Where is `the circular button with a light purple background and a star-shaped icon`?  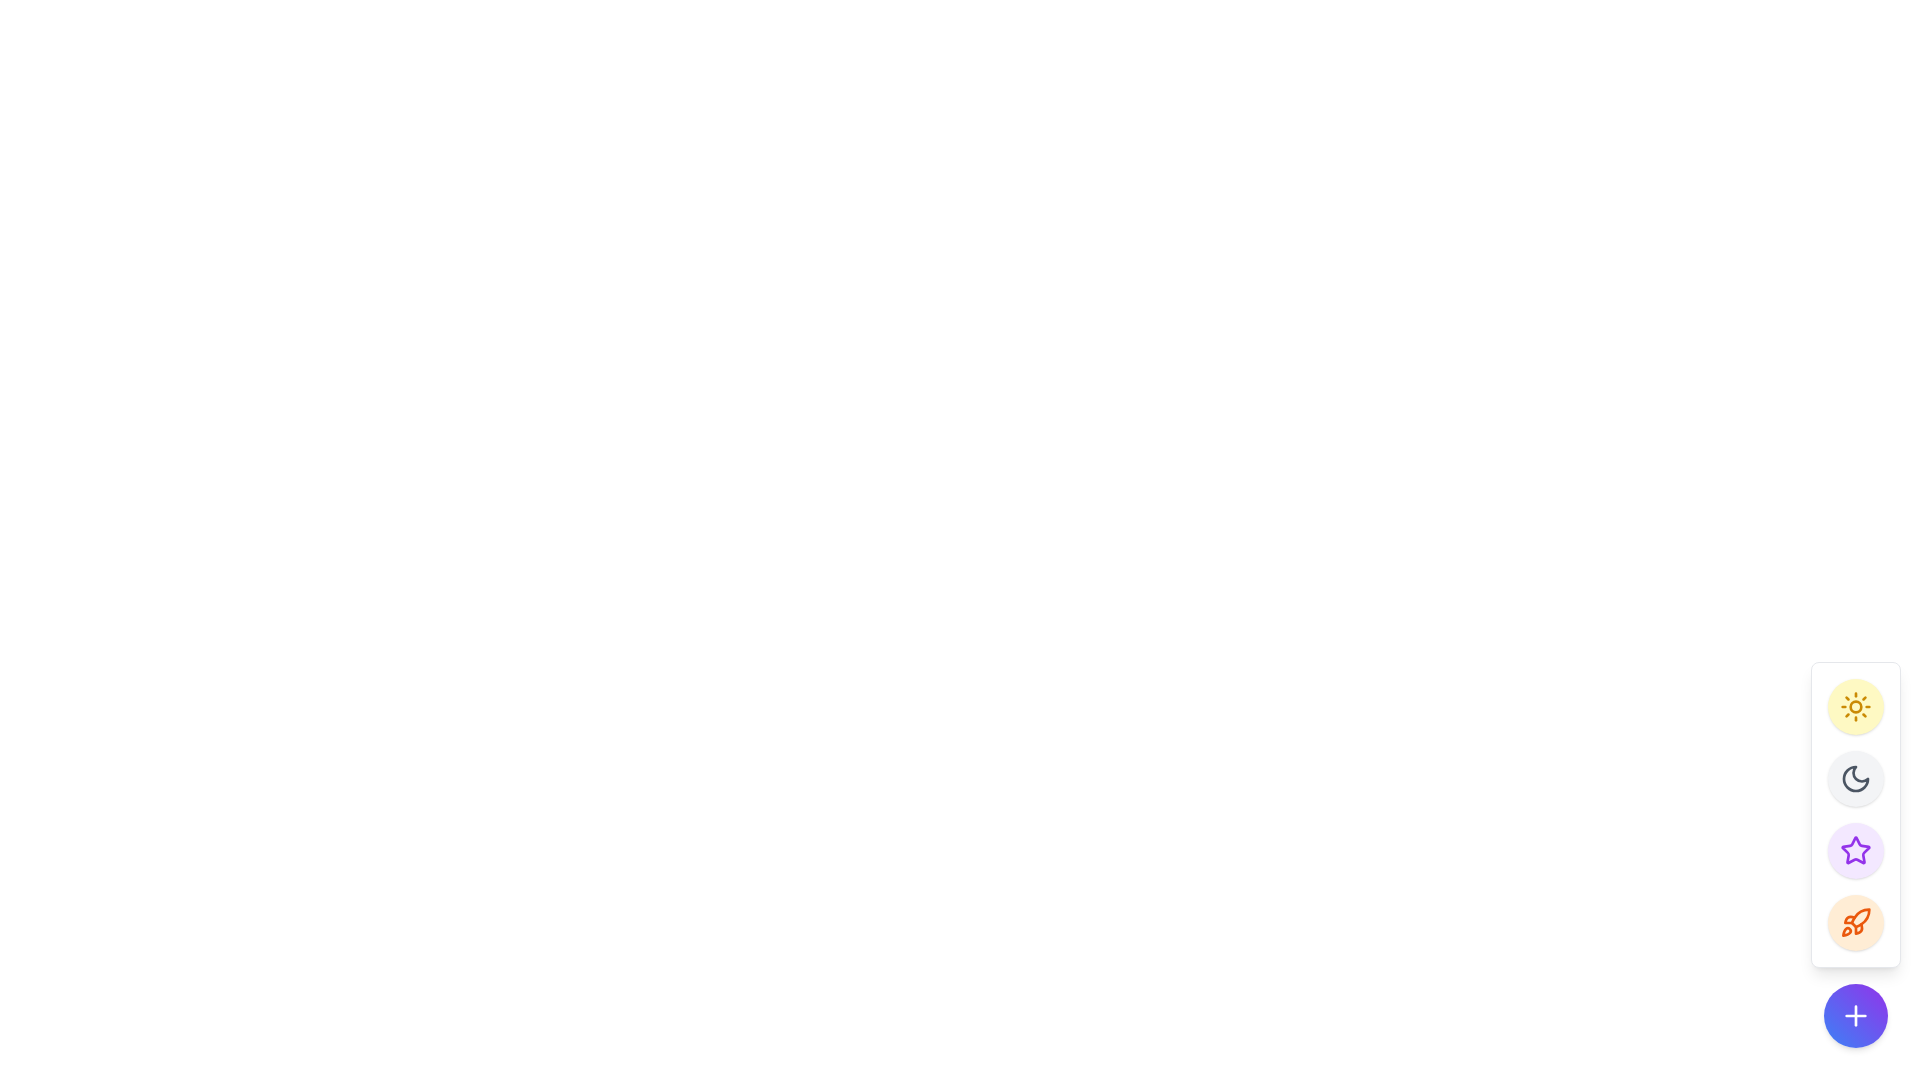 the circular button with a light purple background and a star-shaped icon is located at coordinates (1855, 851).